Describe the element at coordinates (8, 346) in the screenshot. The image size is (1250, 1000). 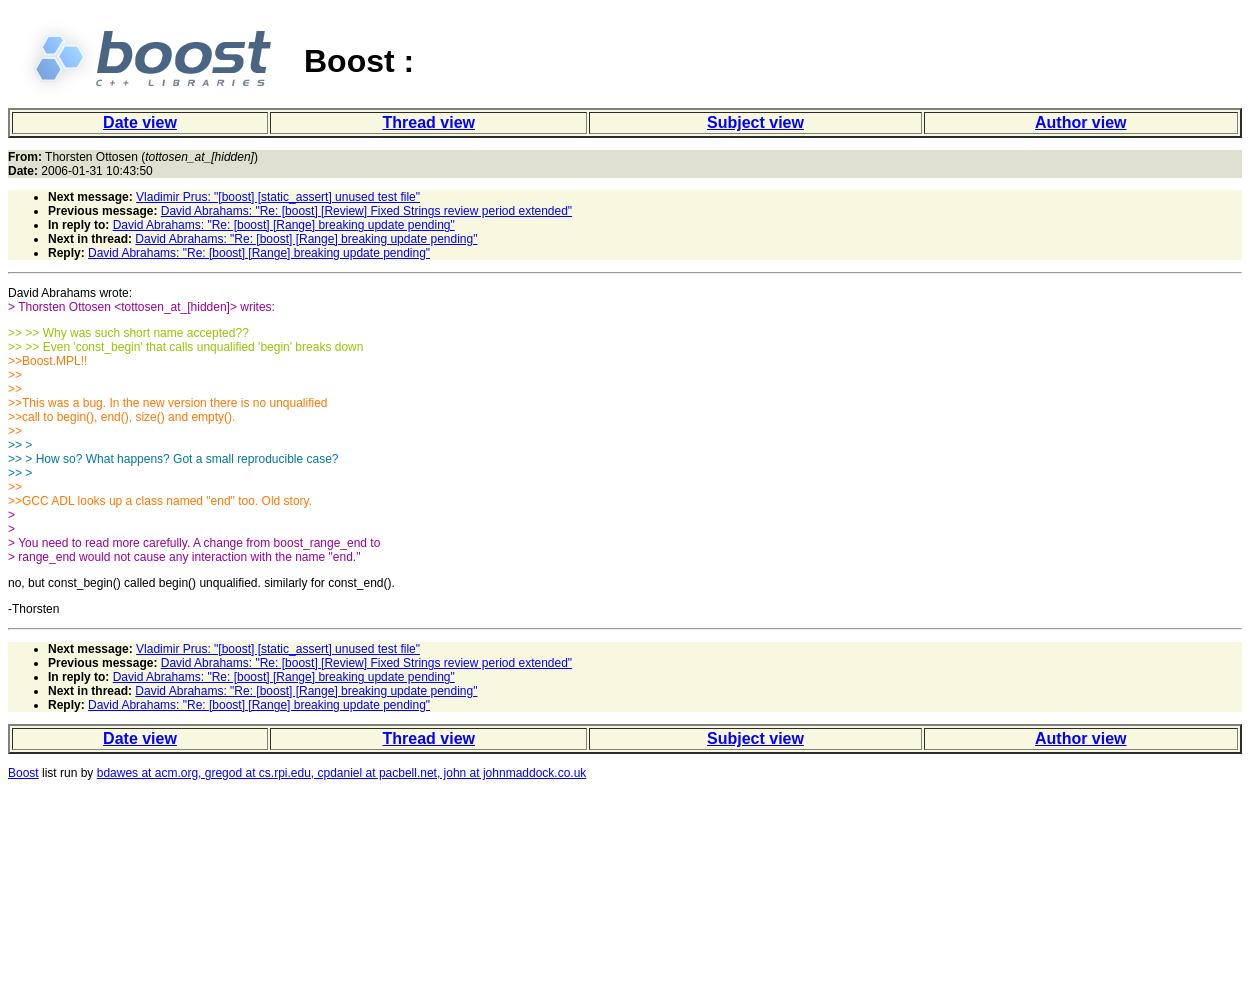
I see `'>> >> Even 'const_begin' that calls unqualified 'begin' breaks down'` at that location.